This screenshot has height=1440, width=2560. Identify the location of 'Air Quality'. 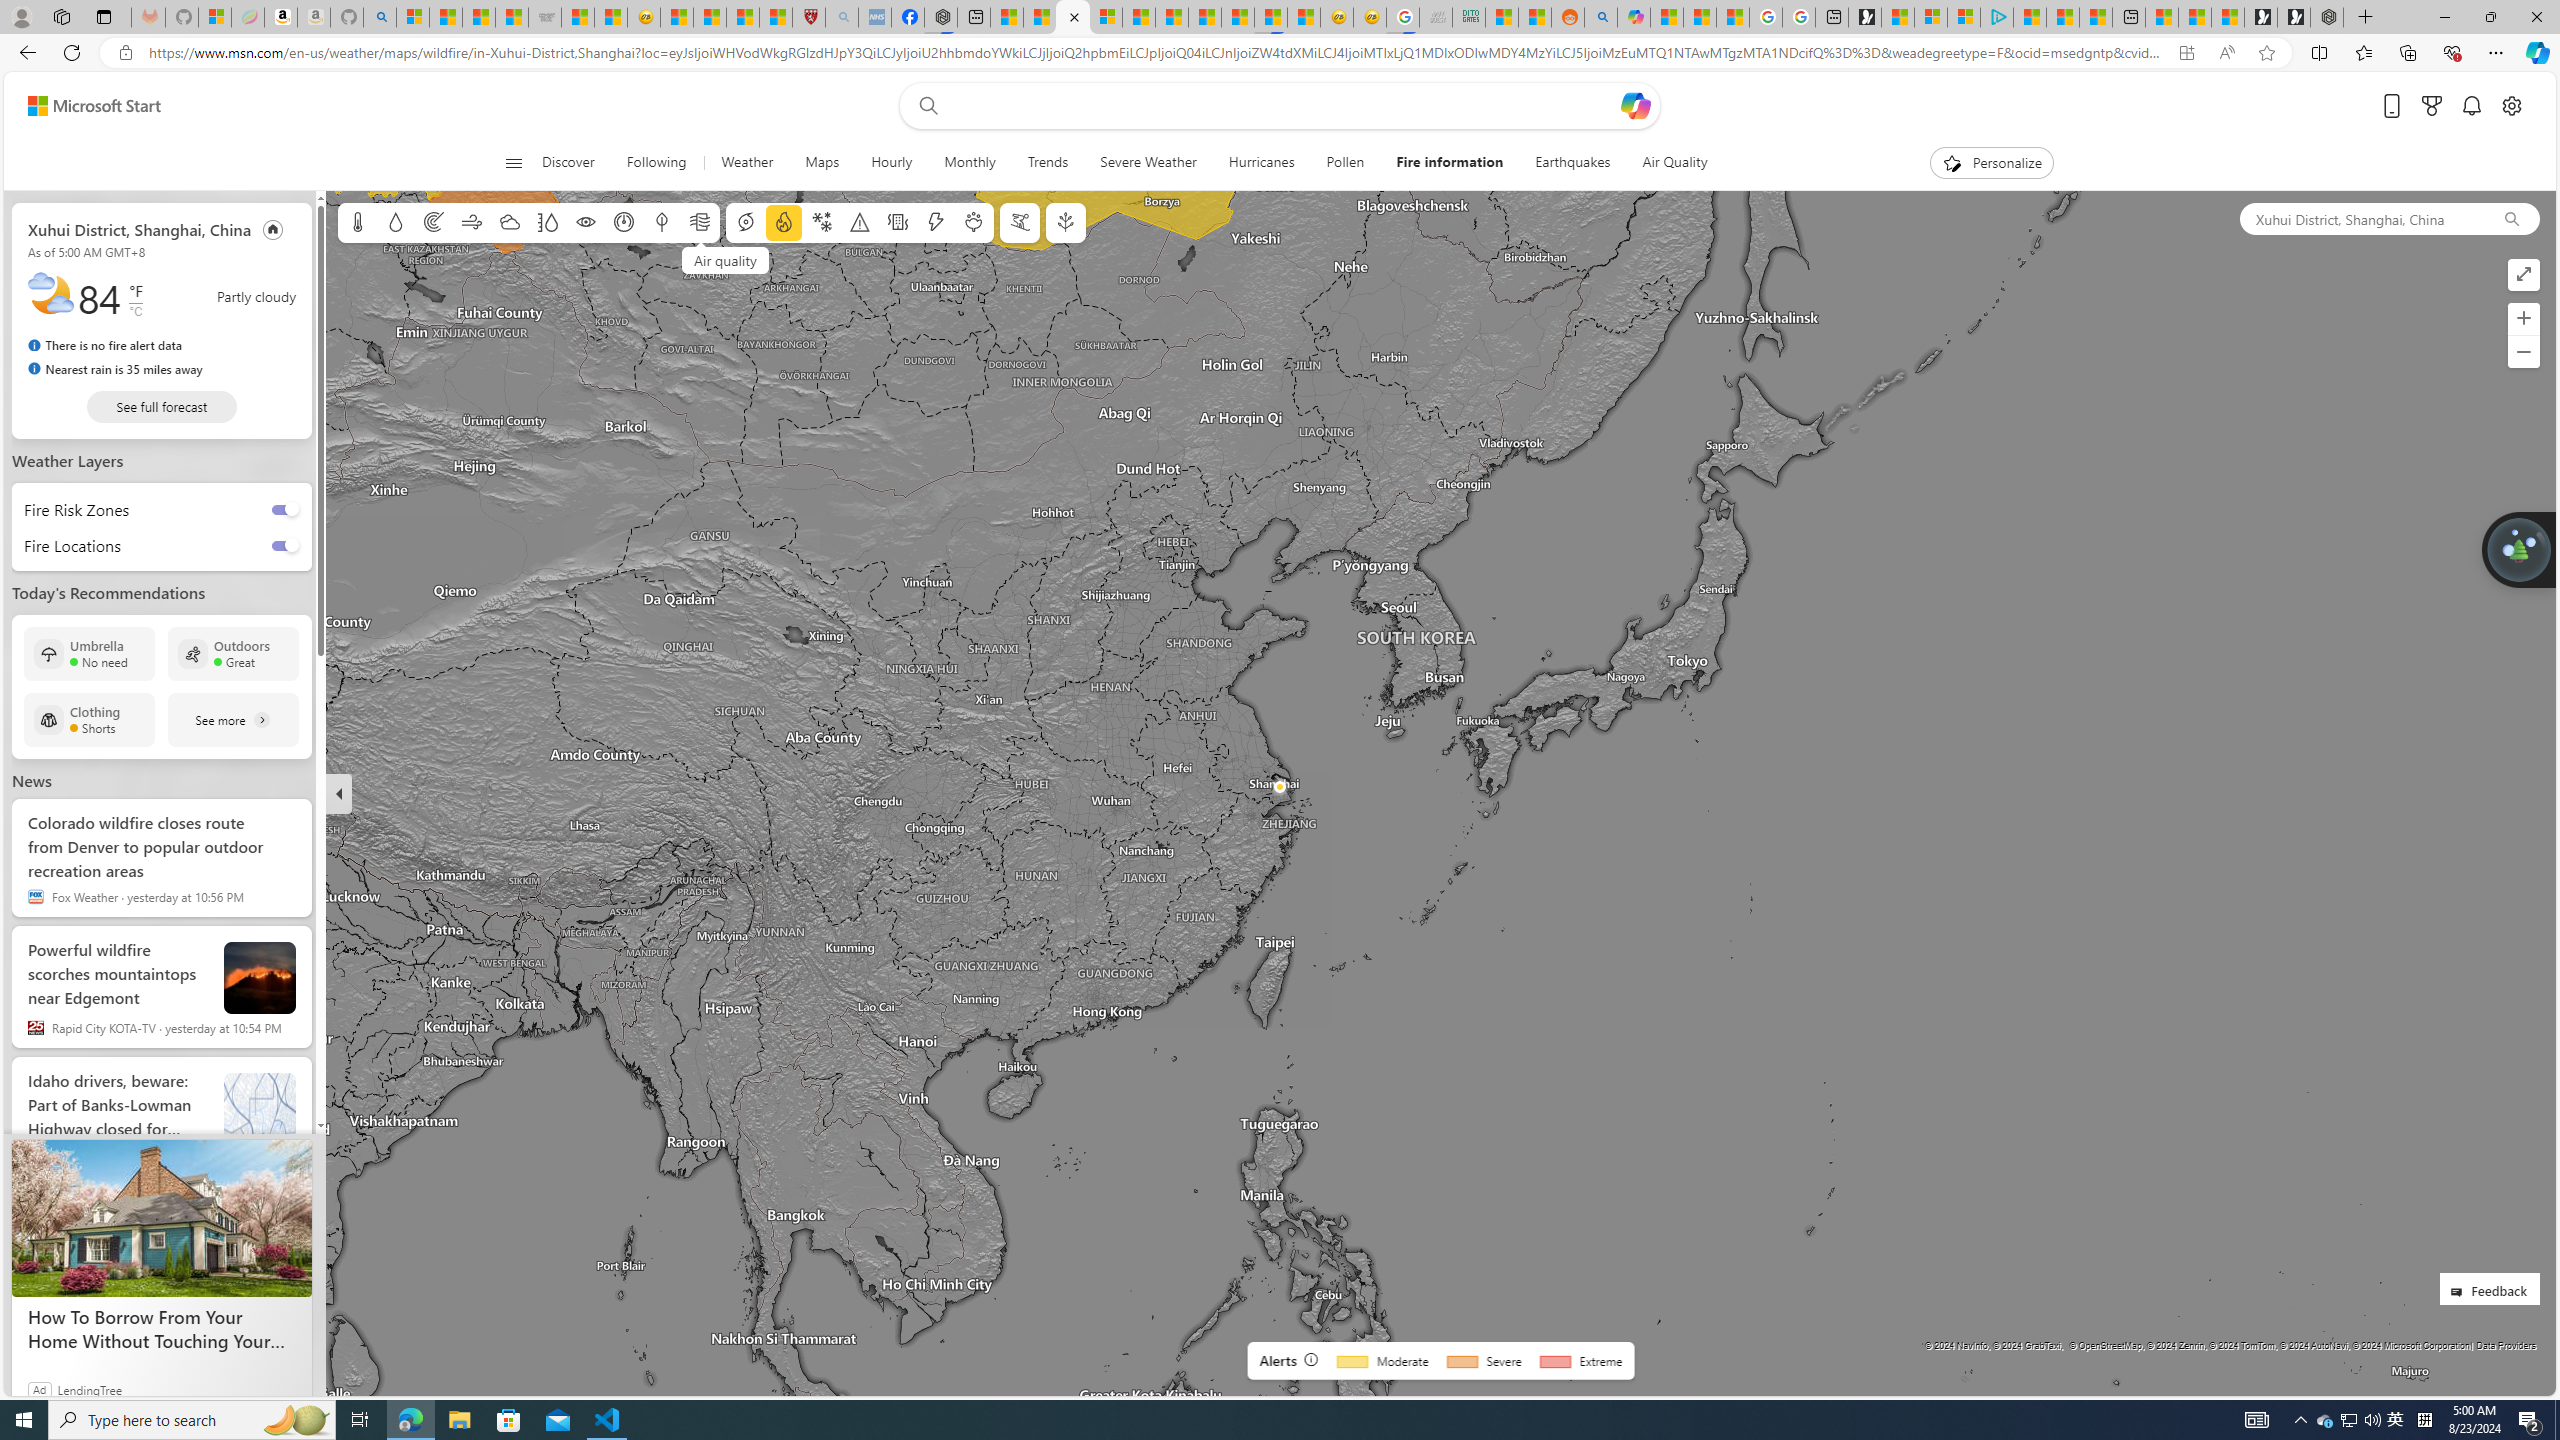
(1674, 162).